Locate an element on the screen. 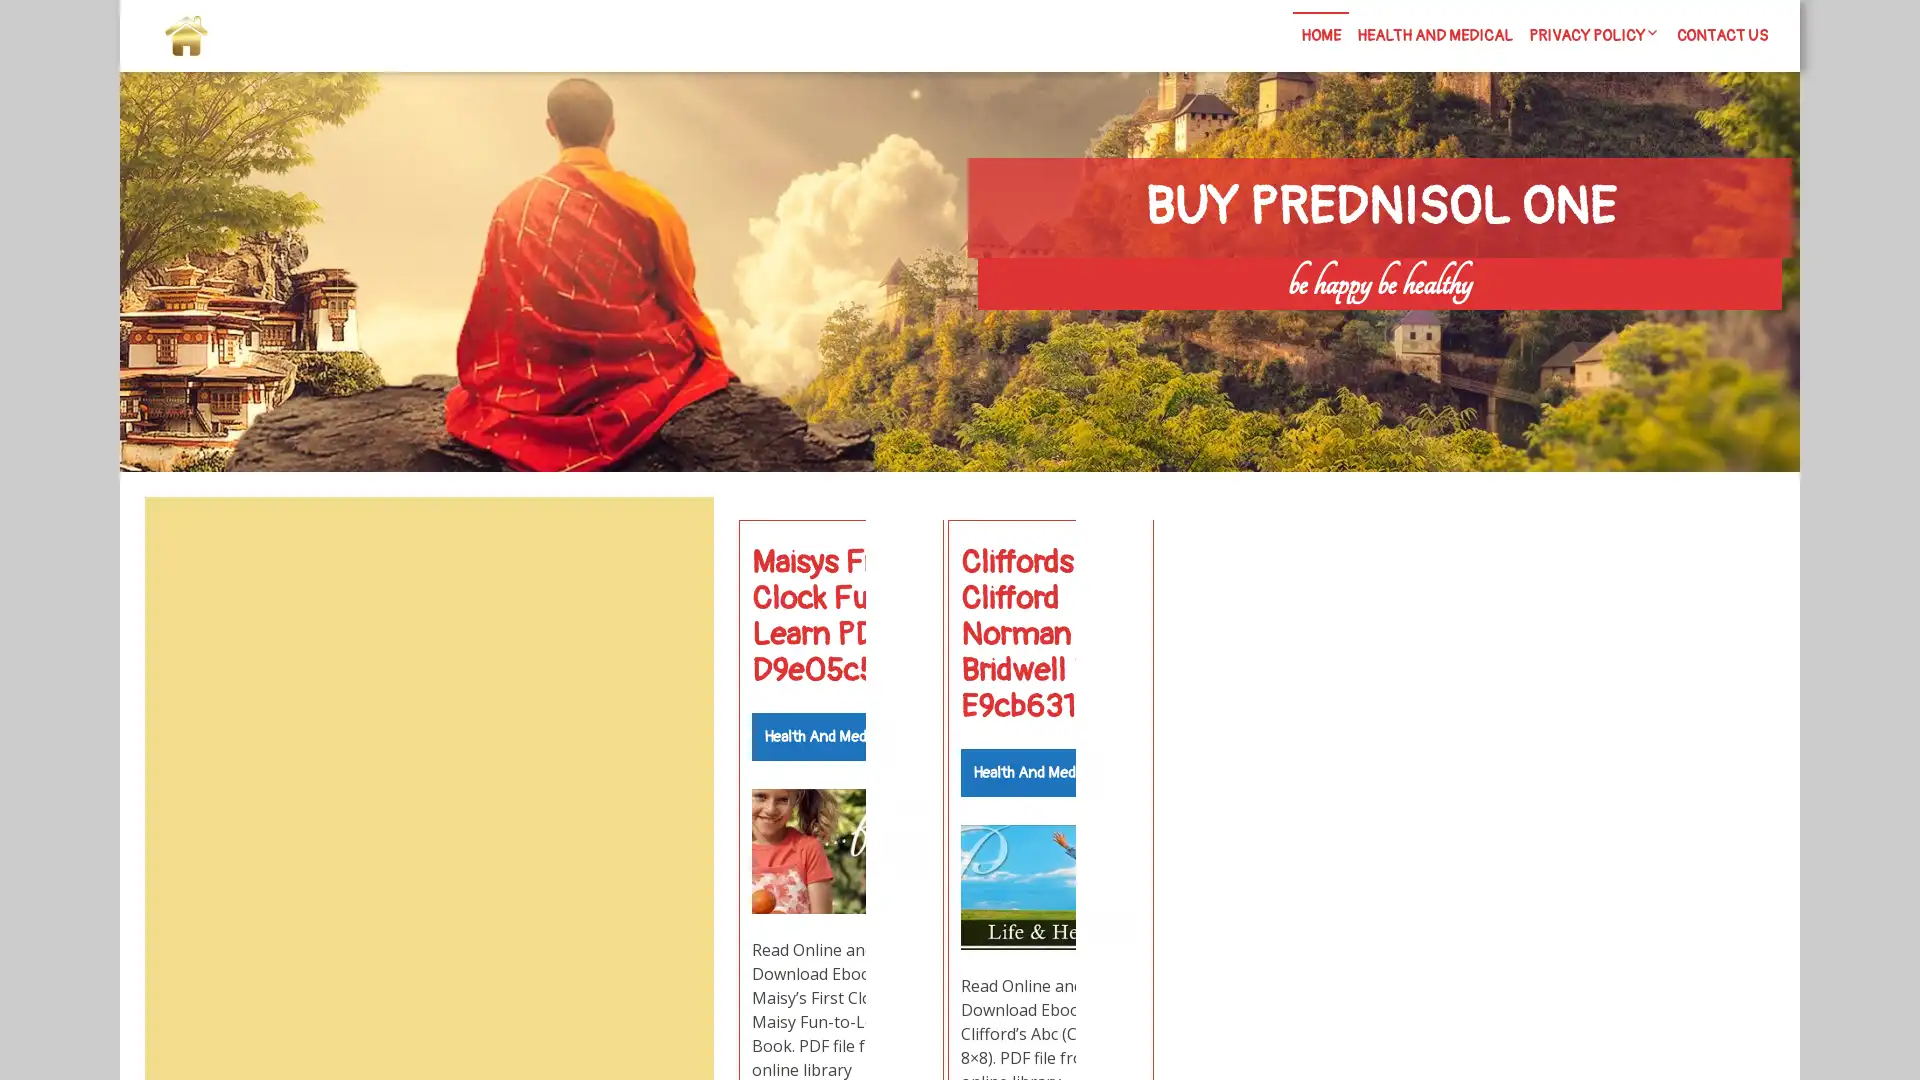 The width and height of the screenshot is (1920, 1080). Search is located at coordinates (1557, 327).